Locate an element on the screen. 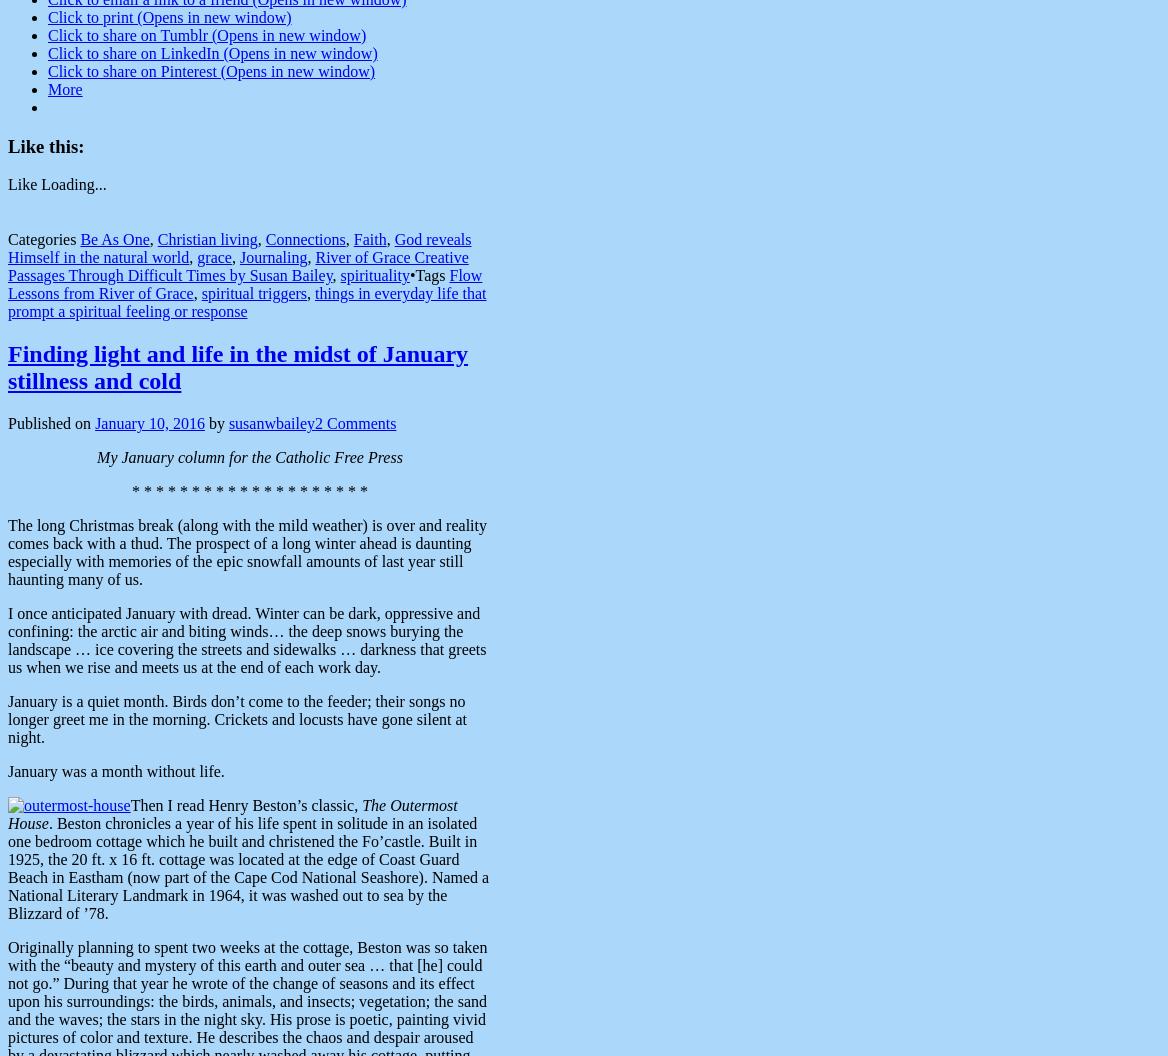 This screenshot has width=1168, height=1056. 'More' is located at coordinates (65, 87).